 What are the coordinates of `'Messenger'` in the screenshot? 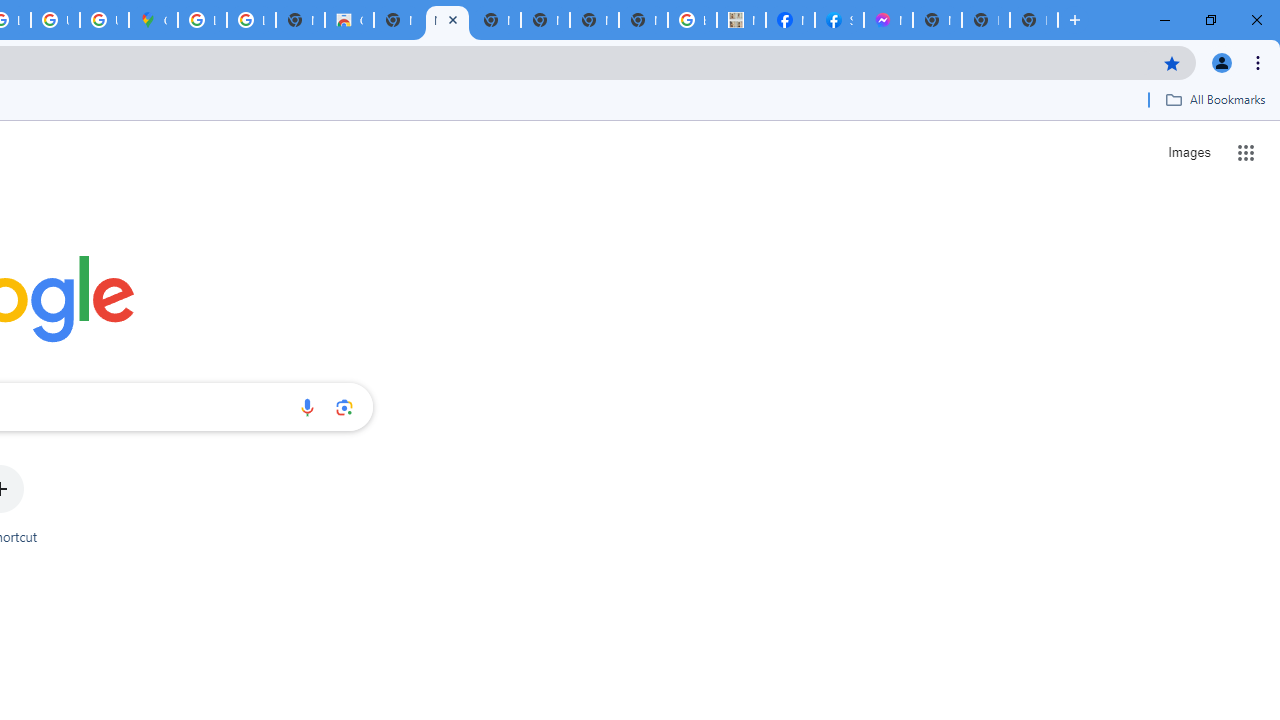 It's located at (887, 20).